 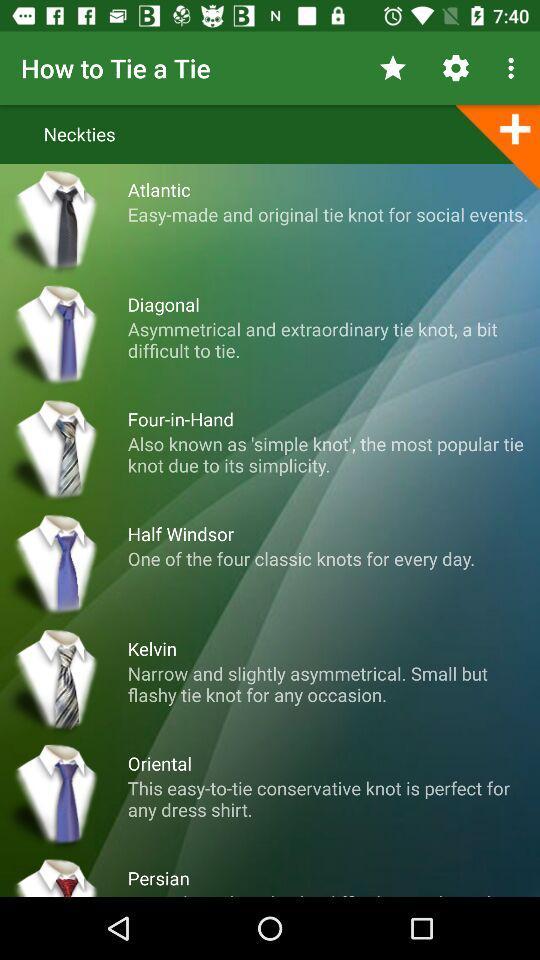 What do you see at coordinates (496, 145) in the screenshot?
I see `the add icon` at bounding box center [496, 145].